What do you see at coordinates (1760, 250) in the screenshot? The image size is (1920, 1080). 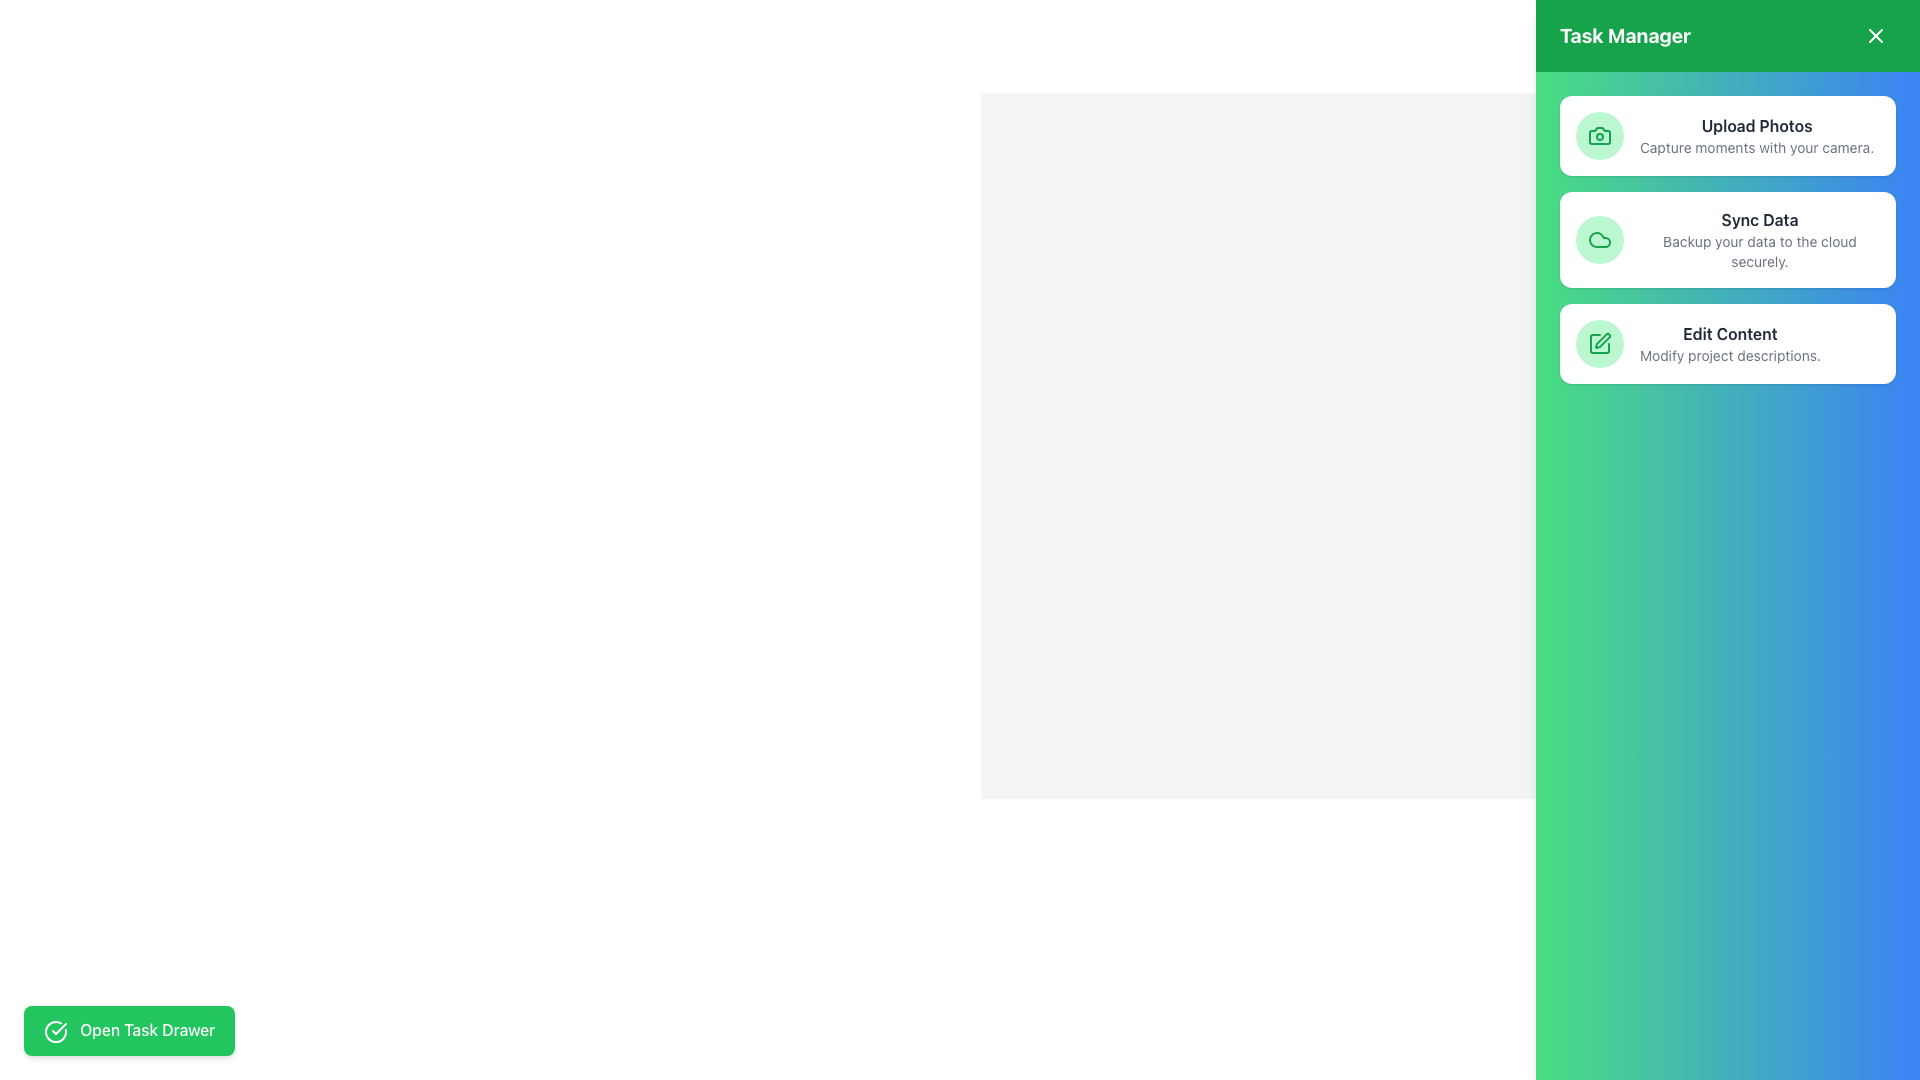 I see `descriptive text label located beneath the 'Sync Data' heading in the sidebar, which provides additional context about the function of syncing data` at bounding box center [1760, 250].